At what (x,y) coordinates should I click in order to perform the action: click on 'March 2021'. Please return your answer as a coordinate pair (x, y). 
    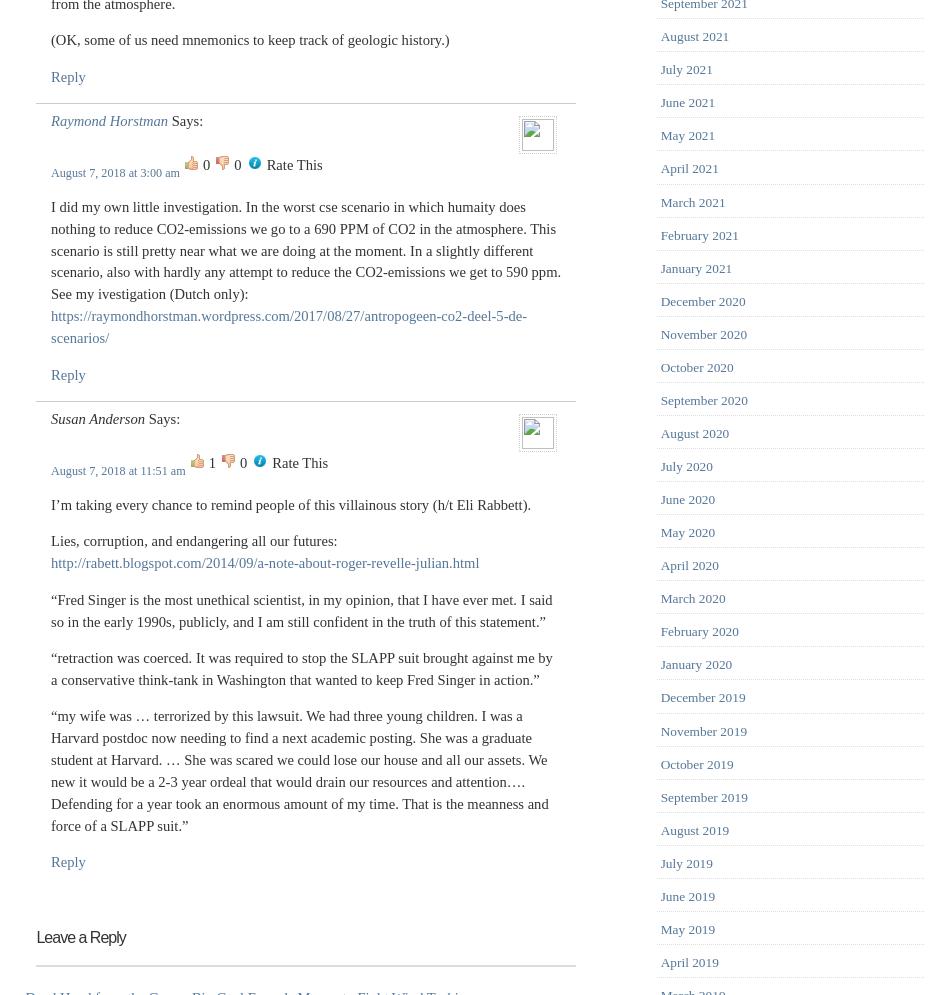
    Looking at the image, I should click on (660, 200).